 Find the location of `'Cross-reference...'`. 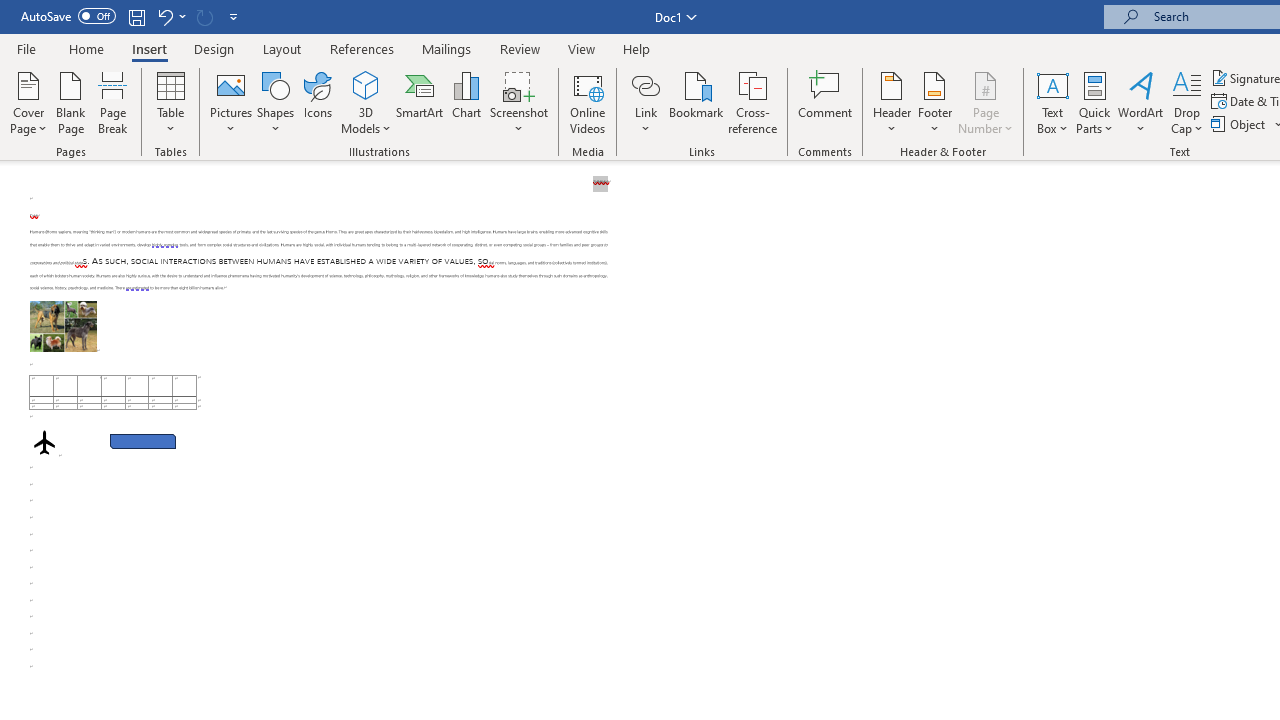

'Cross-reference...' is located at coordinates (751, 103).